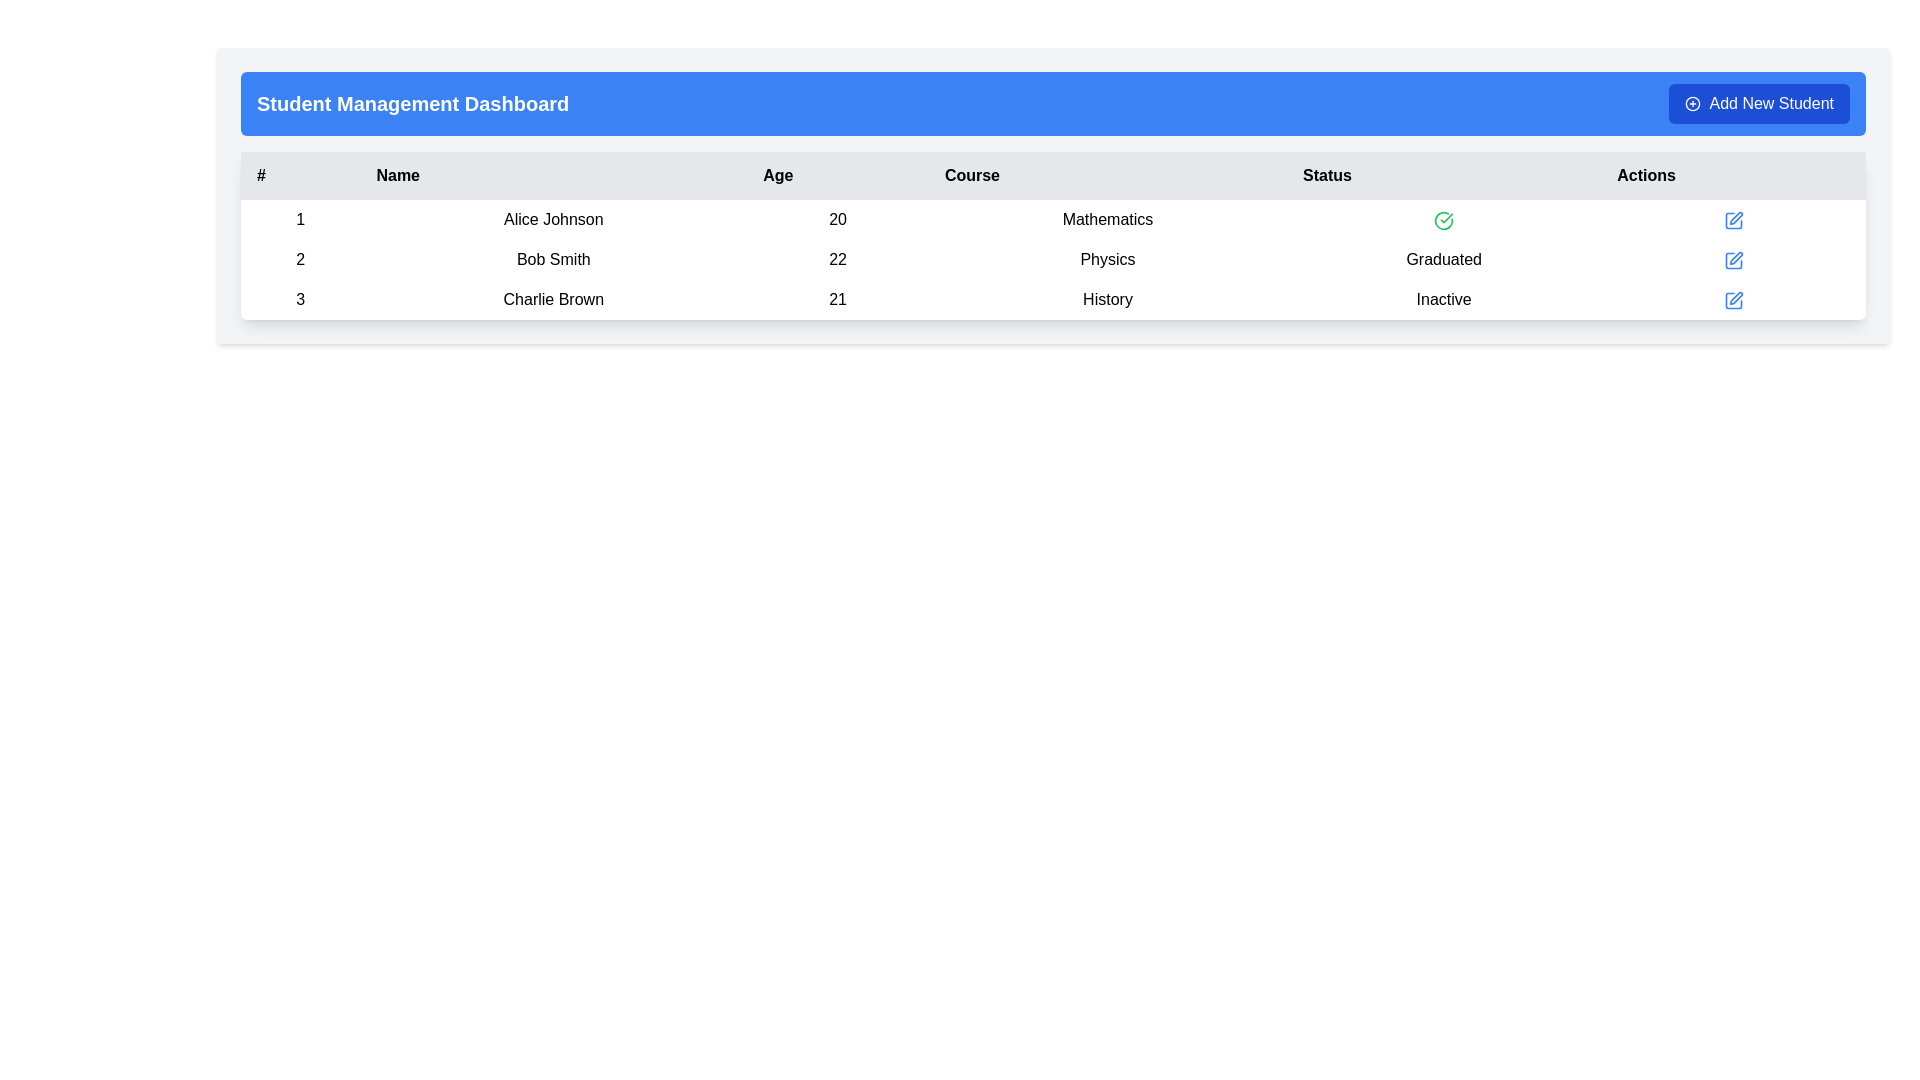  Describe the element at coordinates (1052, 258) in the screenshot. I see `the second data row displaying student information for 'Bob Smith', which includes details such as age, course, and status in the student management dashboard` at that location.